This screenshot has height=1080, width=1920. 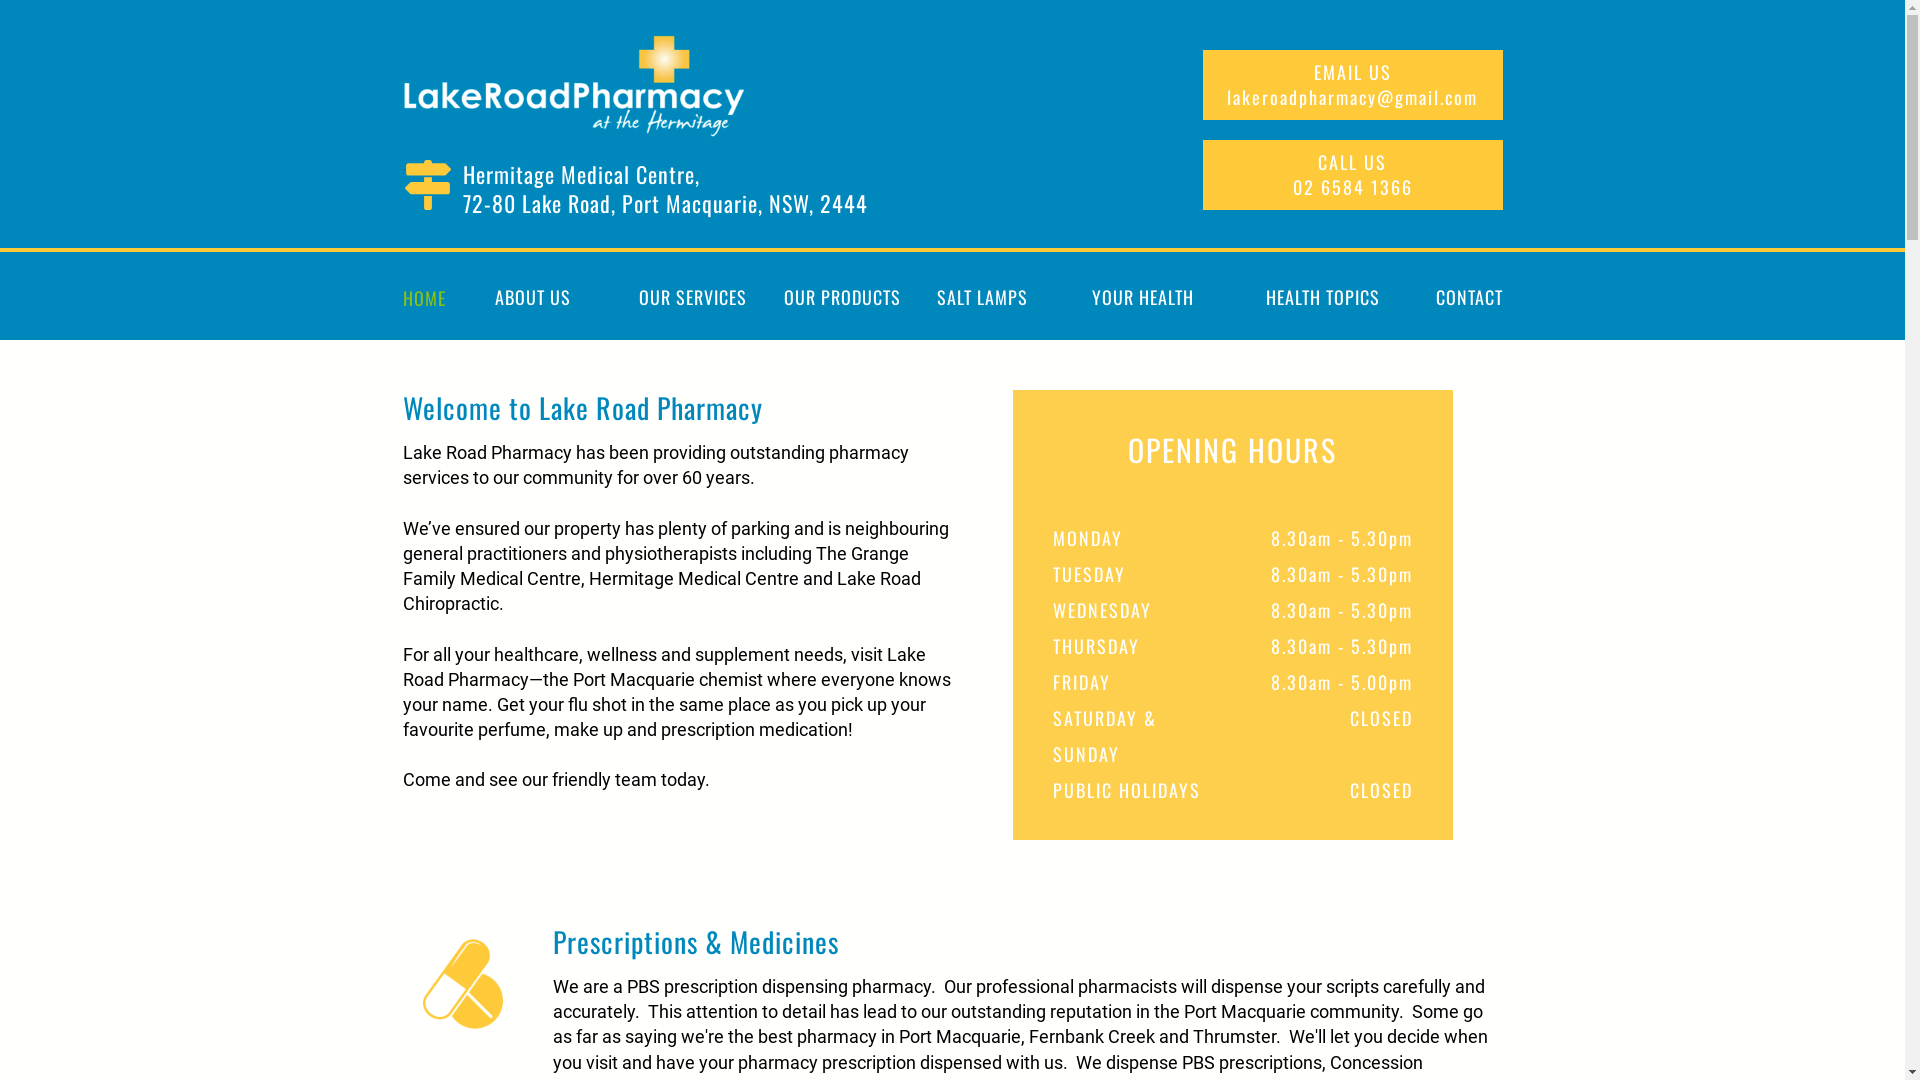 I want to click on 'EMAIL US, so click(x=1352, y=83).